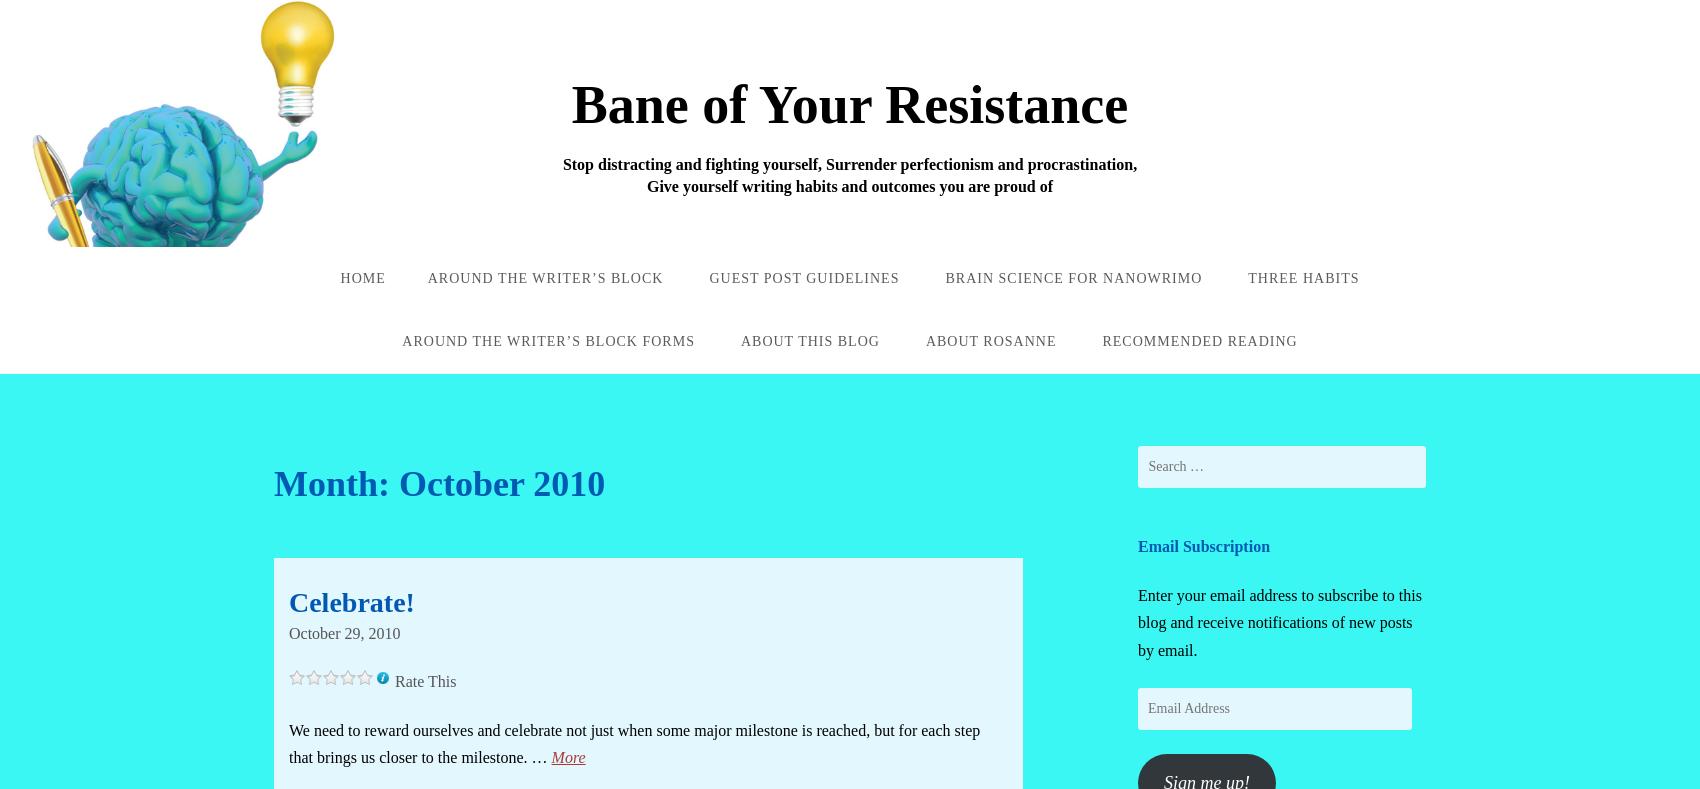  What do you see at coordinates (1246, 277) in the screenshot?
I see `'Three Habits'` at bounding box center [1246, 277].